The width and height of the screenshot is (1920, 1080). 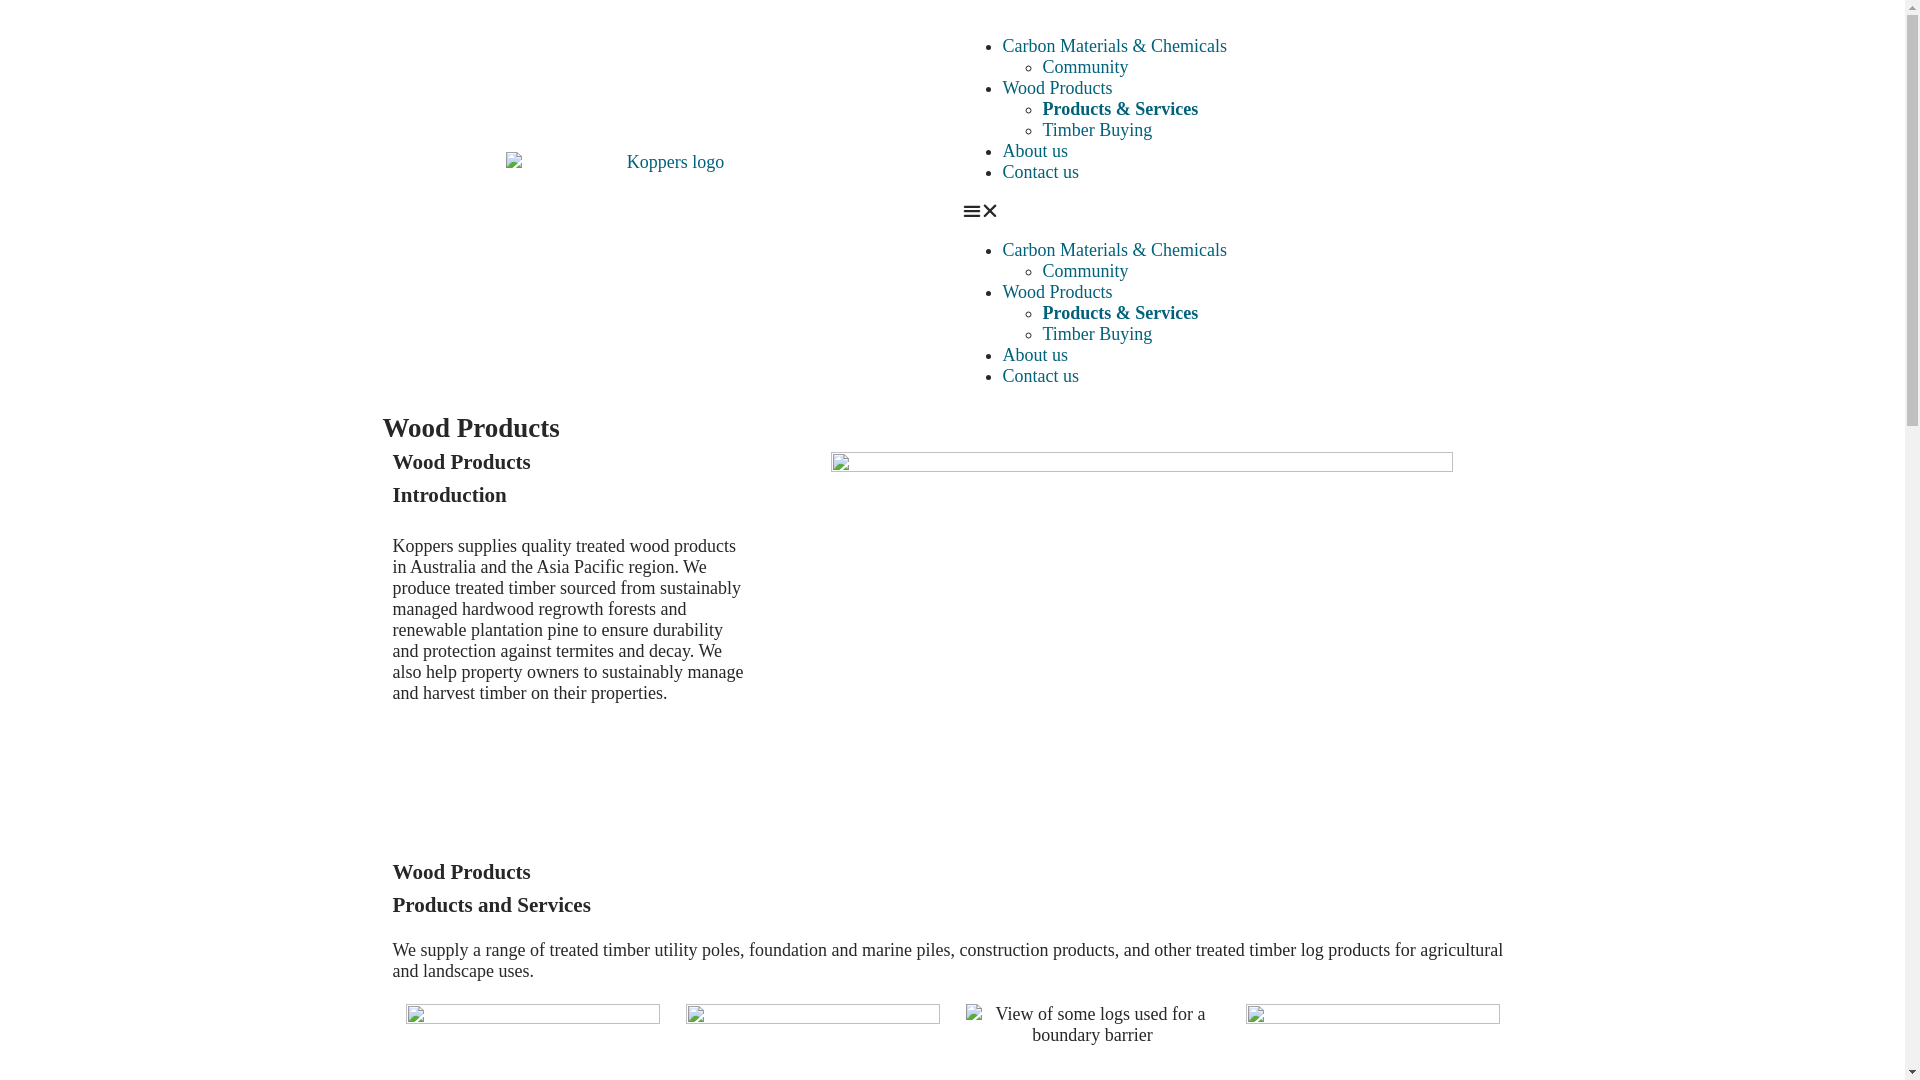 What do you see at coordinates (1118, 312) in the screenshot?
I see `'Products & Services'` at bounding box center [1118, 312].